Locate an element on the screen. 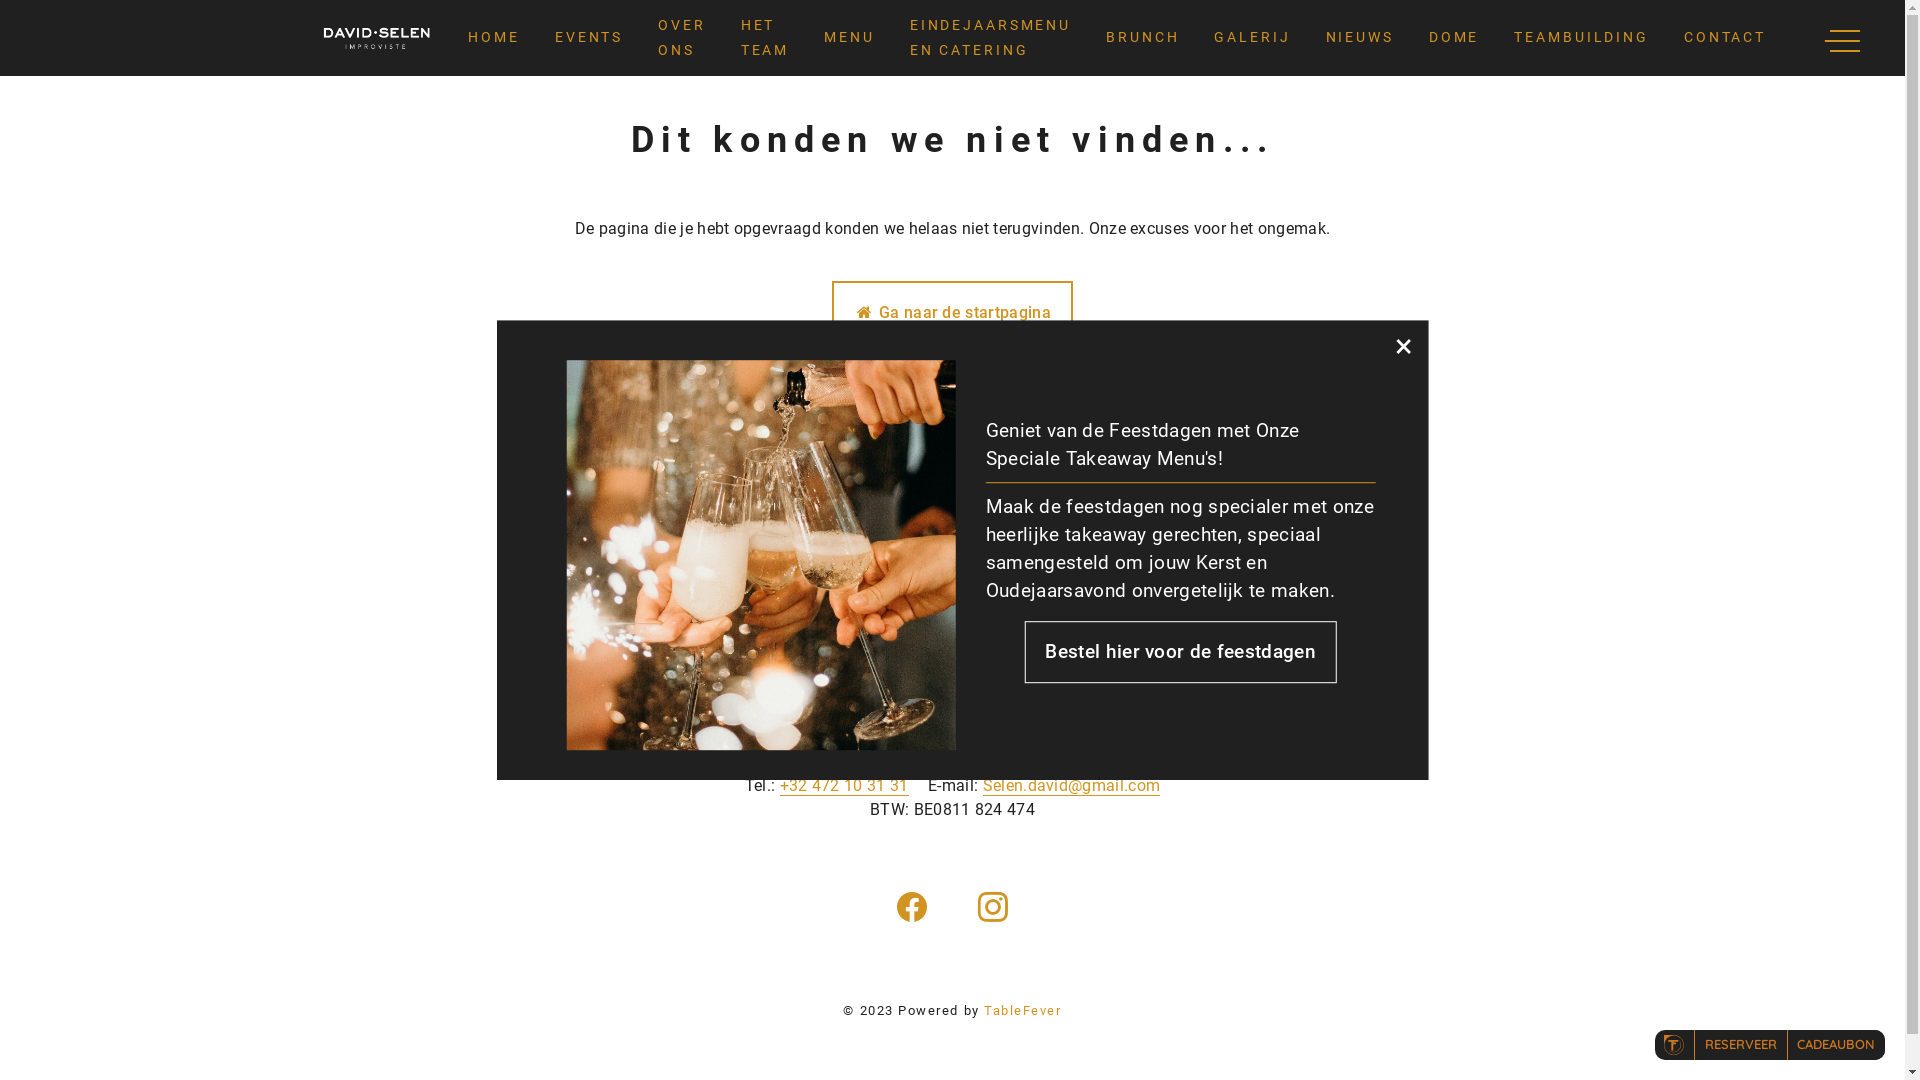 This screenshot has width=1920, height=1080. 'Bestel hier voor de feestdagen' is located at coordinates (1180, 651).